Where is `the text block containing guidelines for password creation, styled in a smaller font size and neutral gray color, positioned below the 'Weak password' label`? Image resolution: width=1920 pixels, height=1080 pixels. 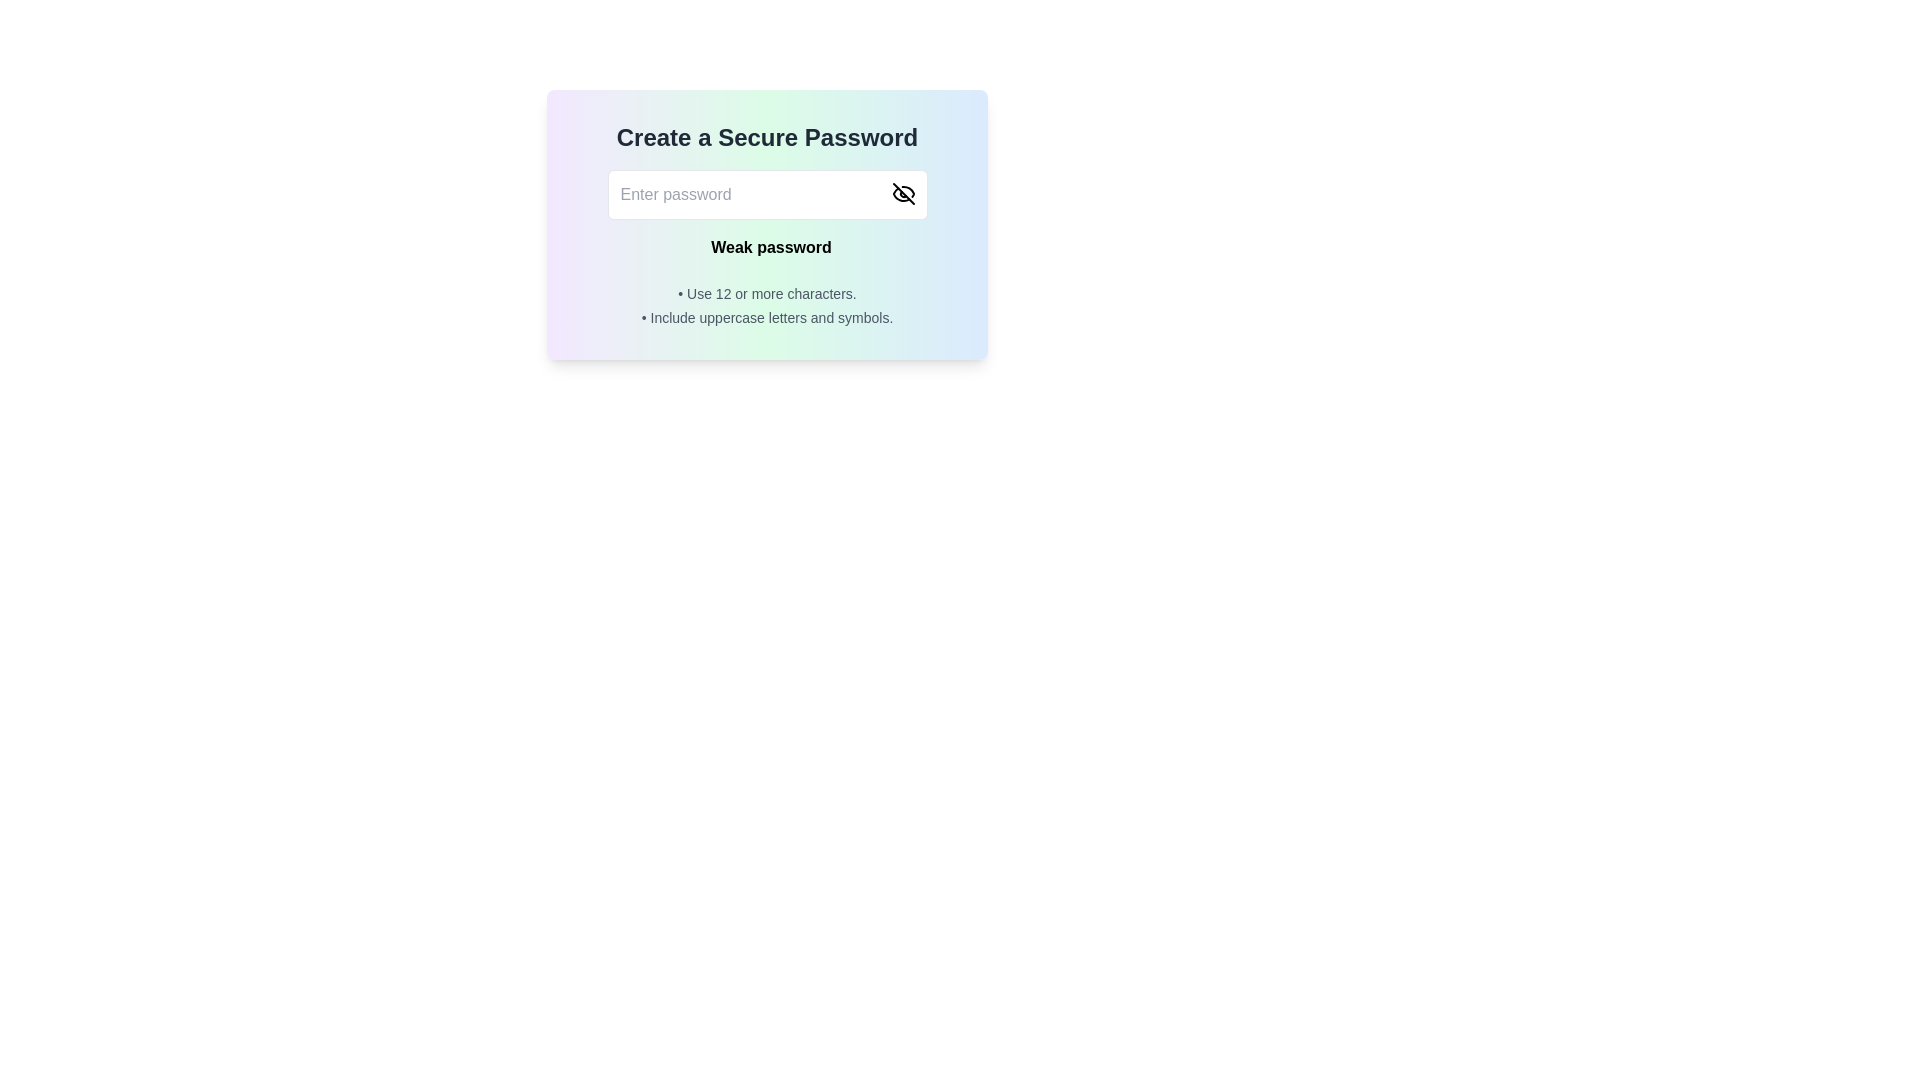 the text block containing guidelines for password creation, styled in a smaller font size and neutral gray color, positioned below the 'Weak password' label is located at coordinates (766, 305).